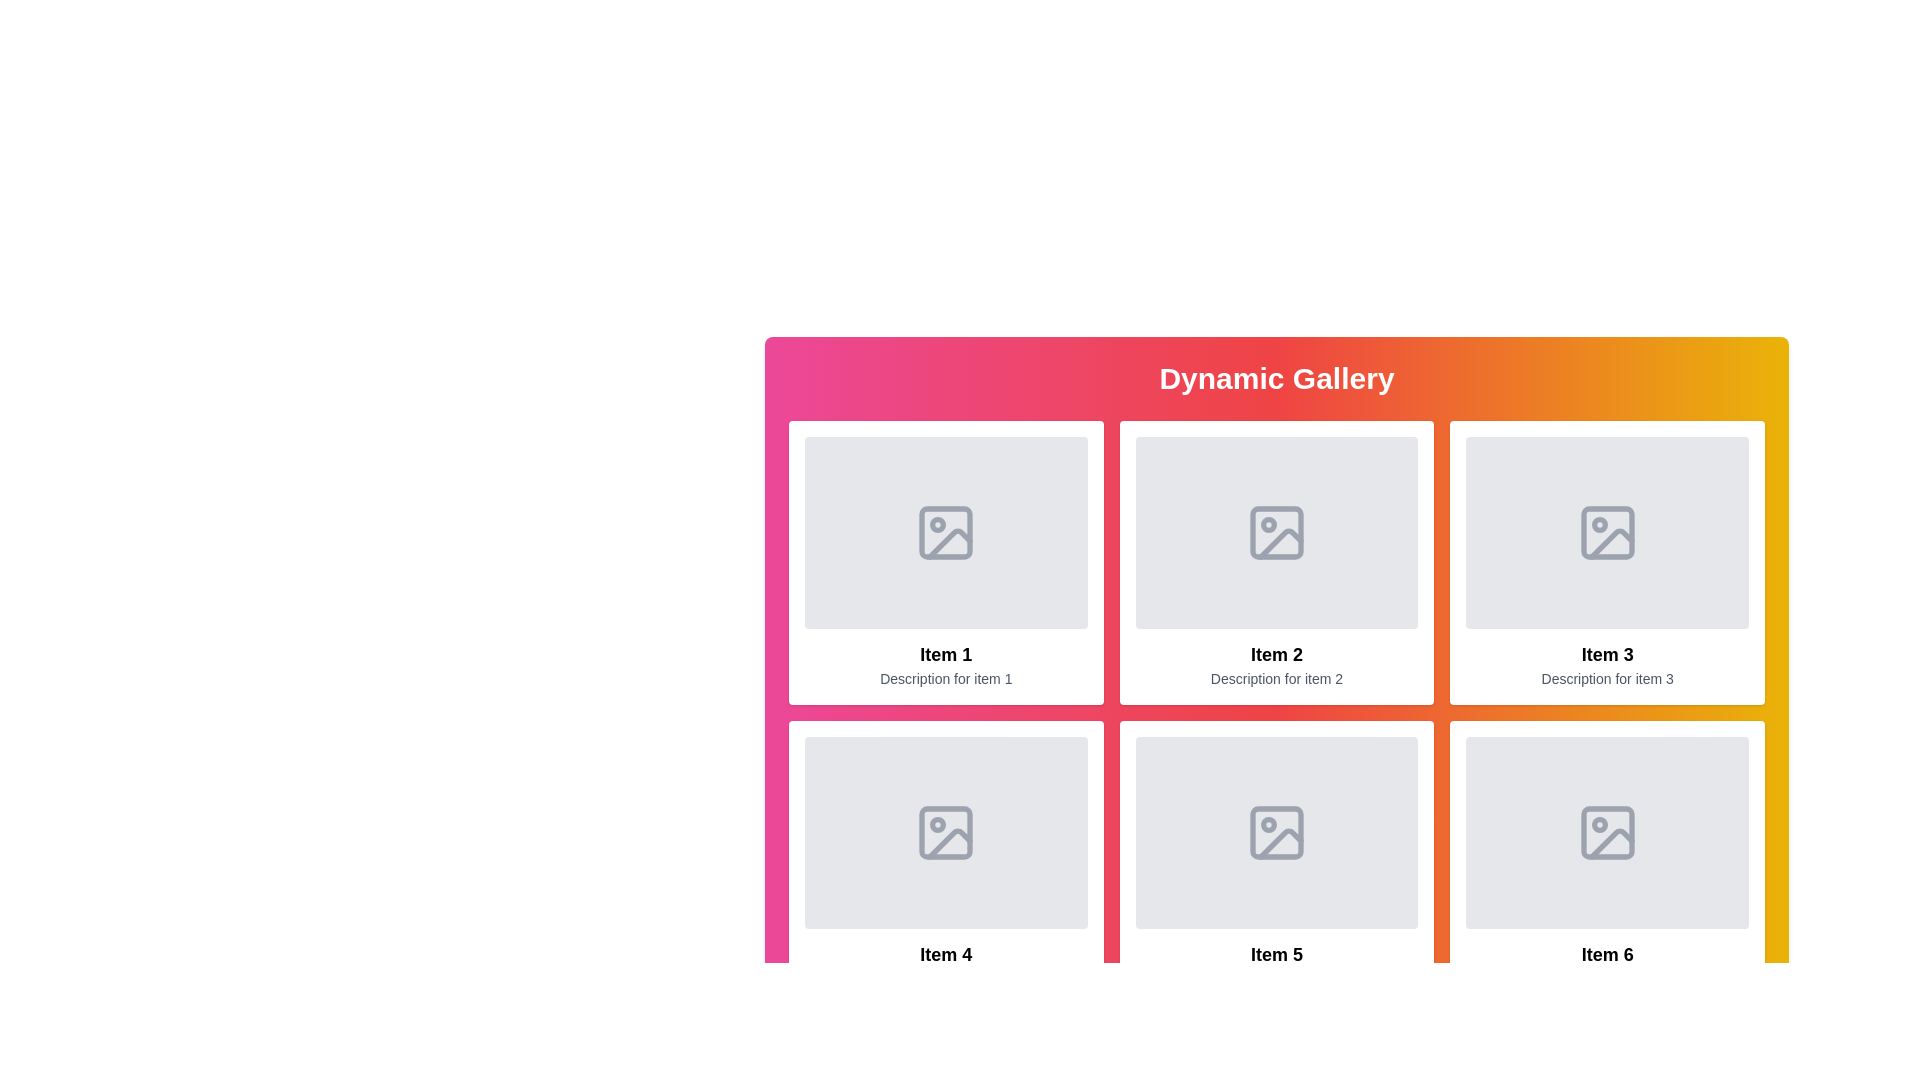 The image size is (1920, 1080). I want to click on the image placeholder icon located at the center of the third card in the 'Dynamic Gallery' section, so click(1607, 531).